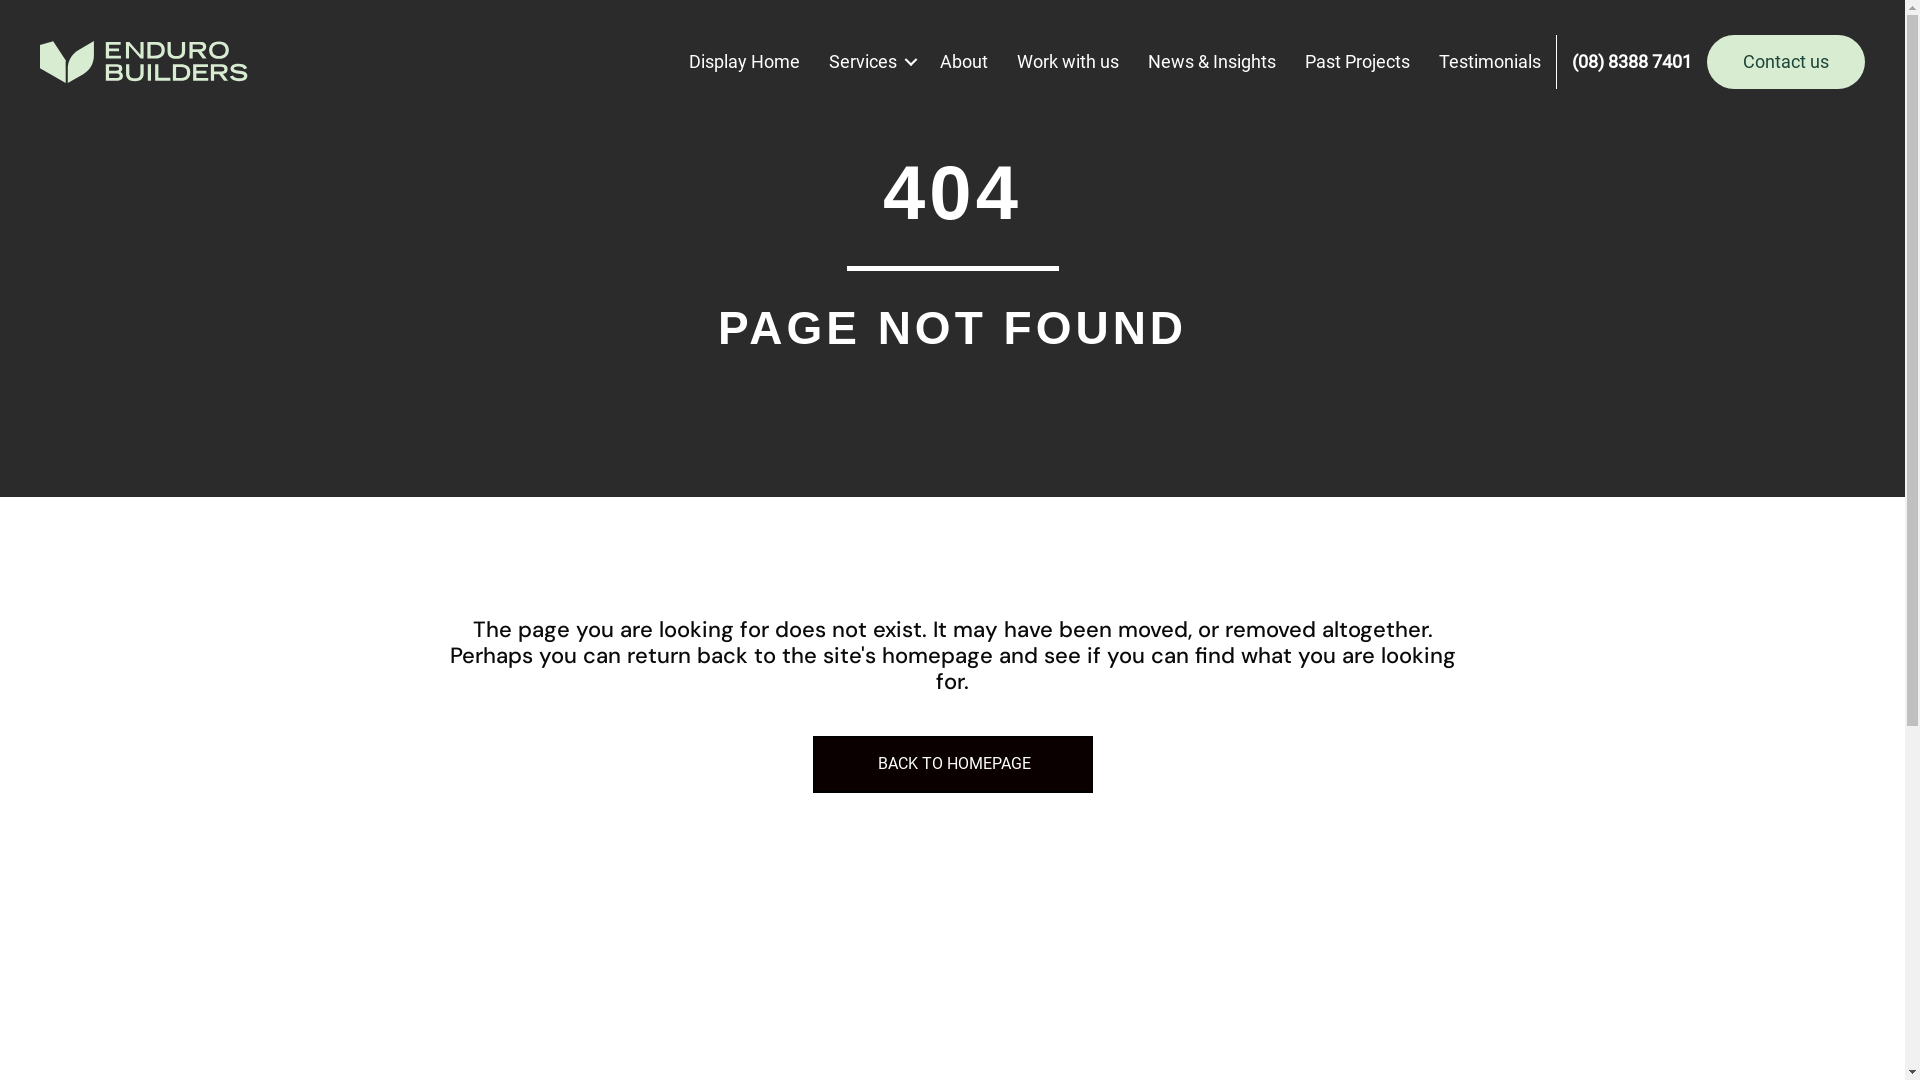 The width and height of the screenshot is (1920, 1080). I want to click on 'logo', so click(143, 60).